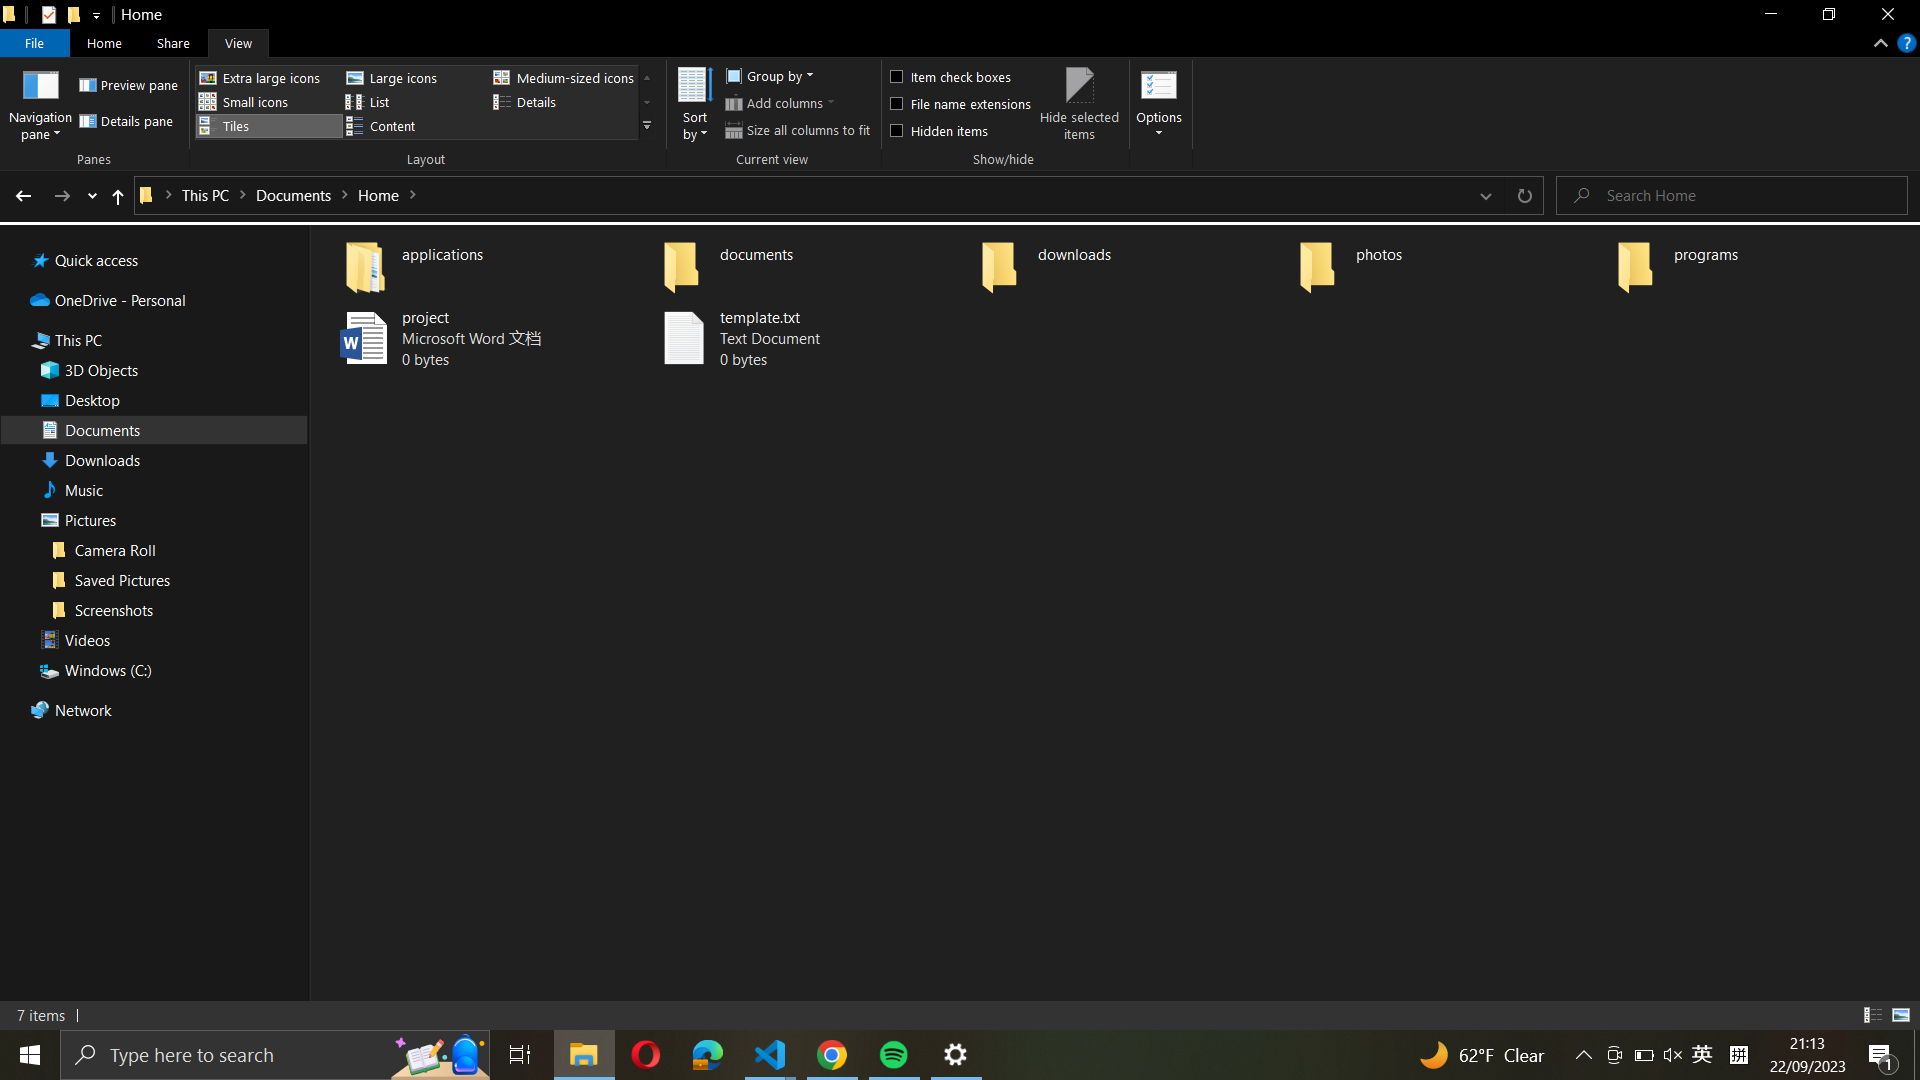  What do you see at coordinates (1449, 261) in the screenshot?
I see `Go to the "photos" section and select the early five photos` at bounding box center [1449, 261].